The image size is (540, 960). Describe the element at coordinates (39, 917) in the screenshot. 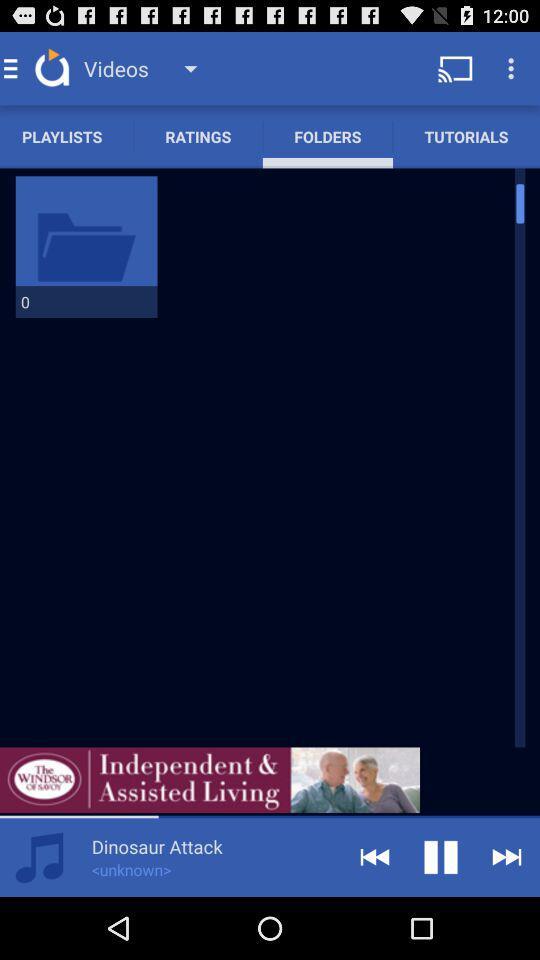

I see `the music icon` at that location.